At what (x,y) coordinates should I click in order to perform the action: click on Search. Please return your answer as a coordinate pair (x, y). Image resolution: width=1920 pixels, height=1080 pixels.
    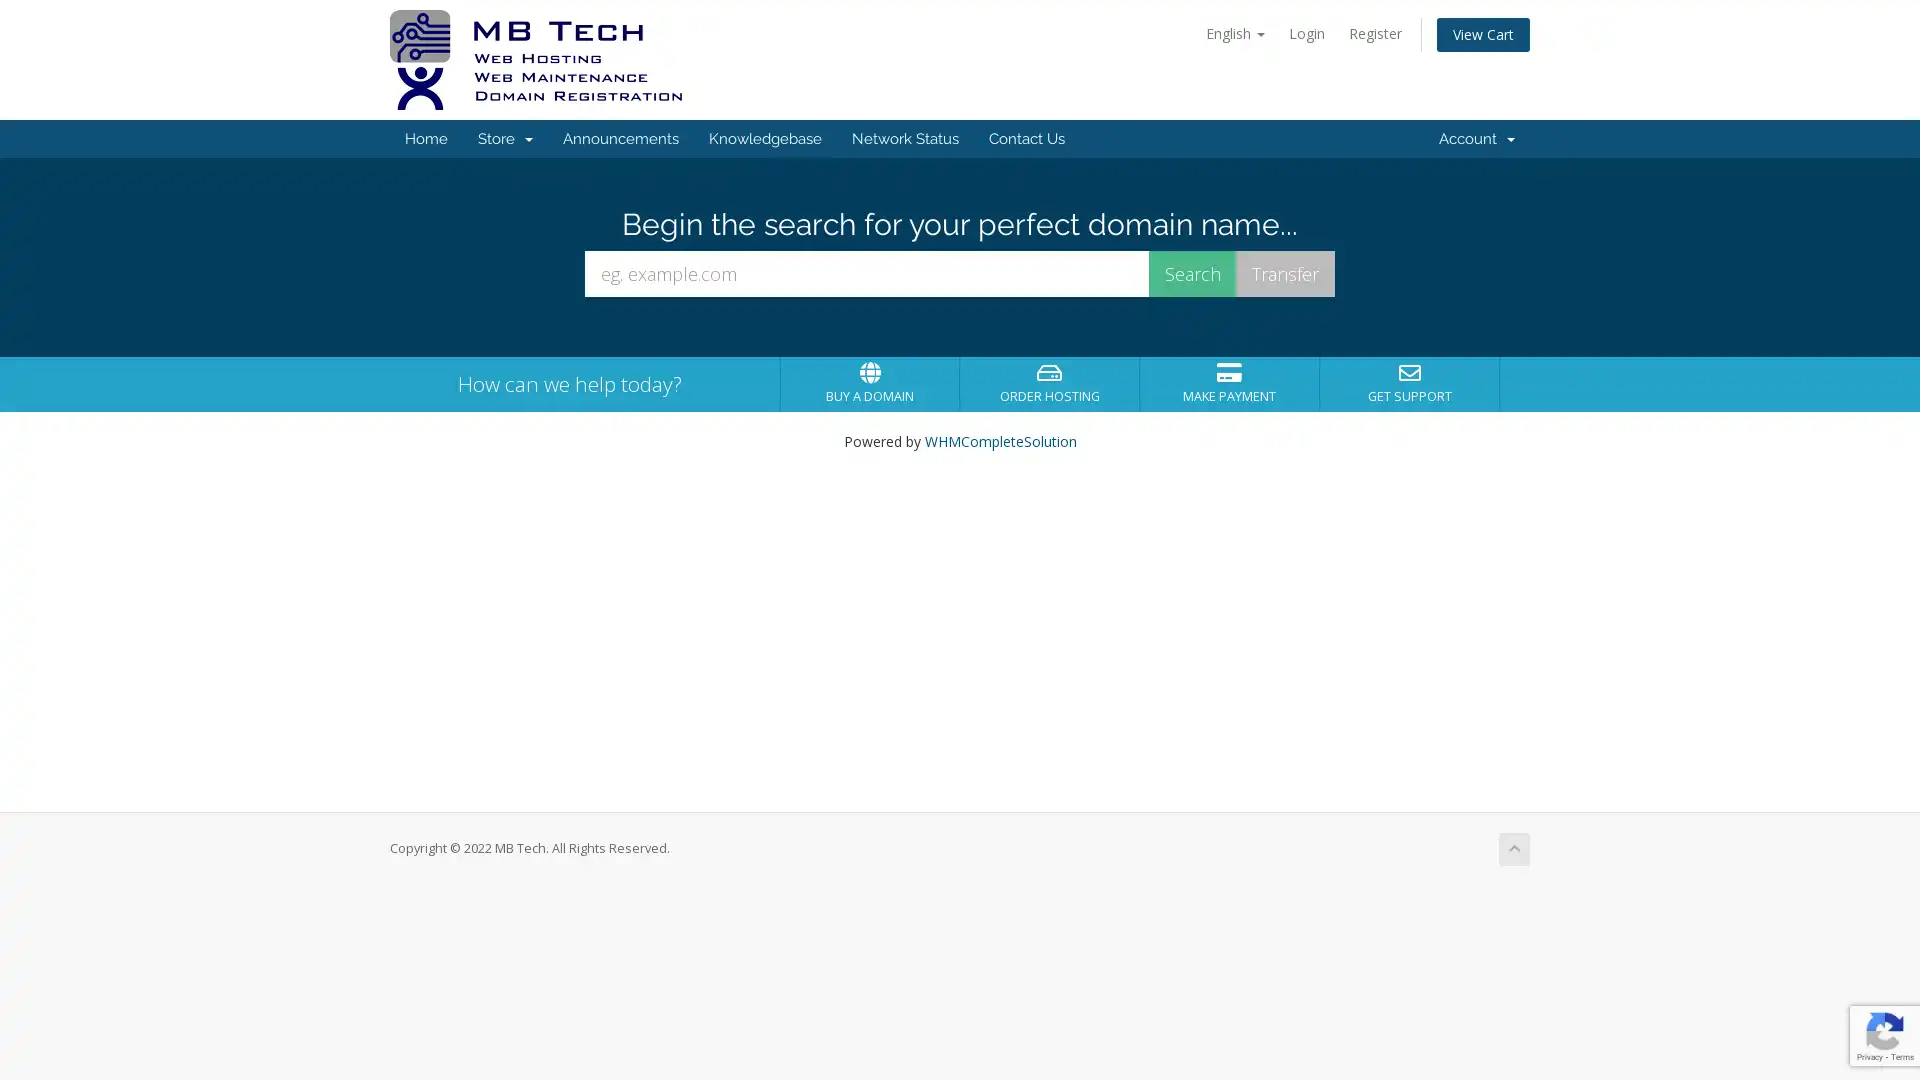
    Looking at the image, I should click on (1193, 273).